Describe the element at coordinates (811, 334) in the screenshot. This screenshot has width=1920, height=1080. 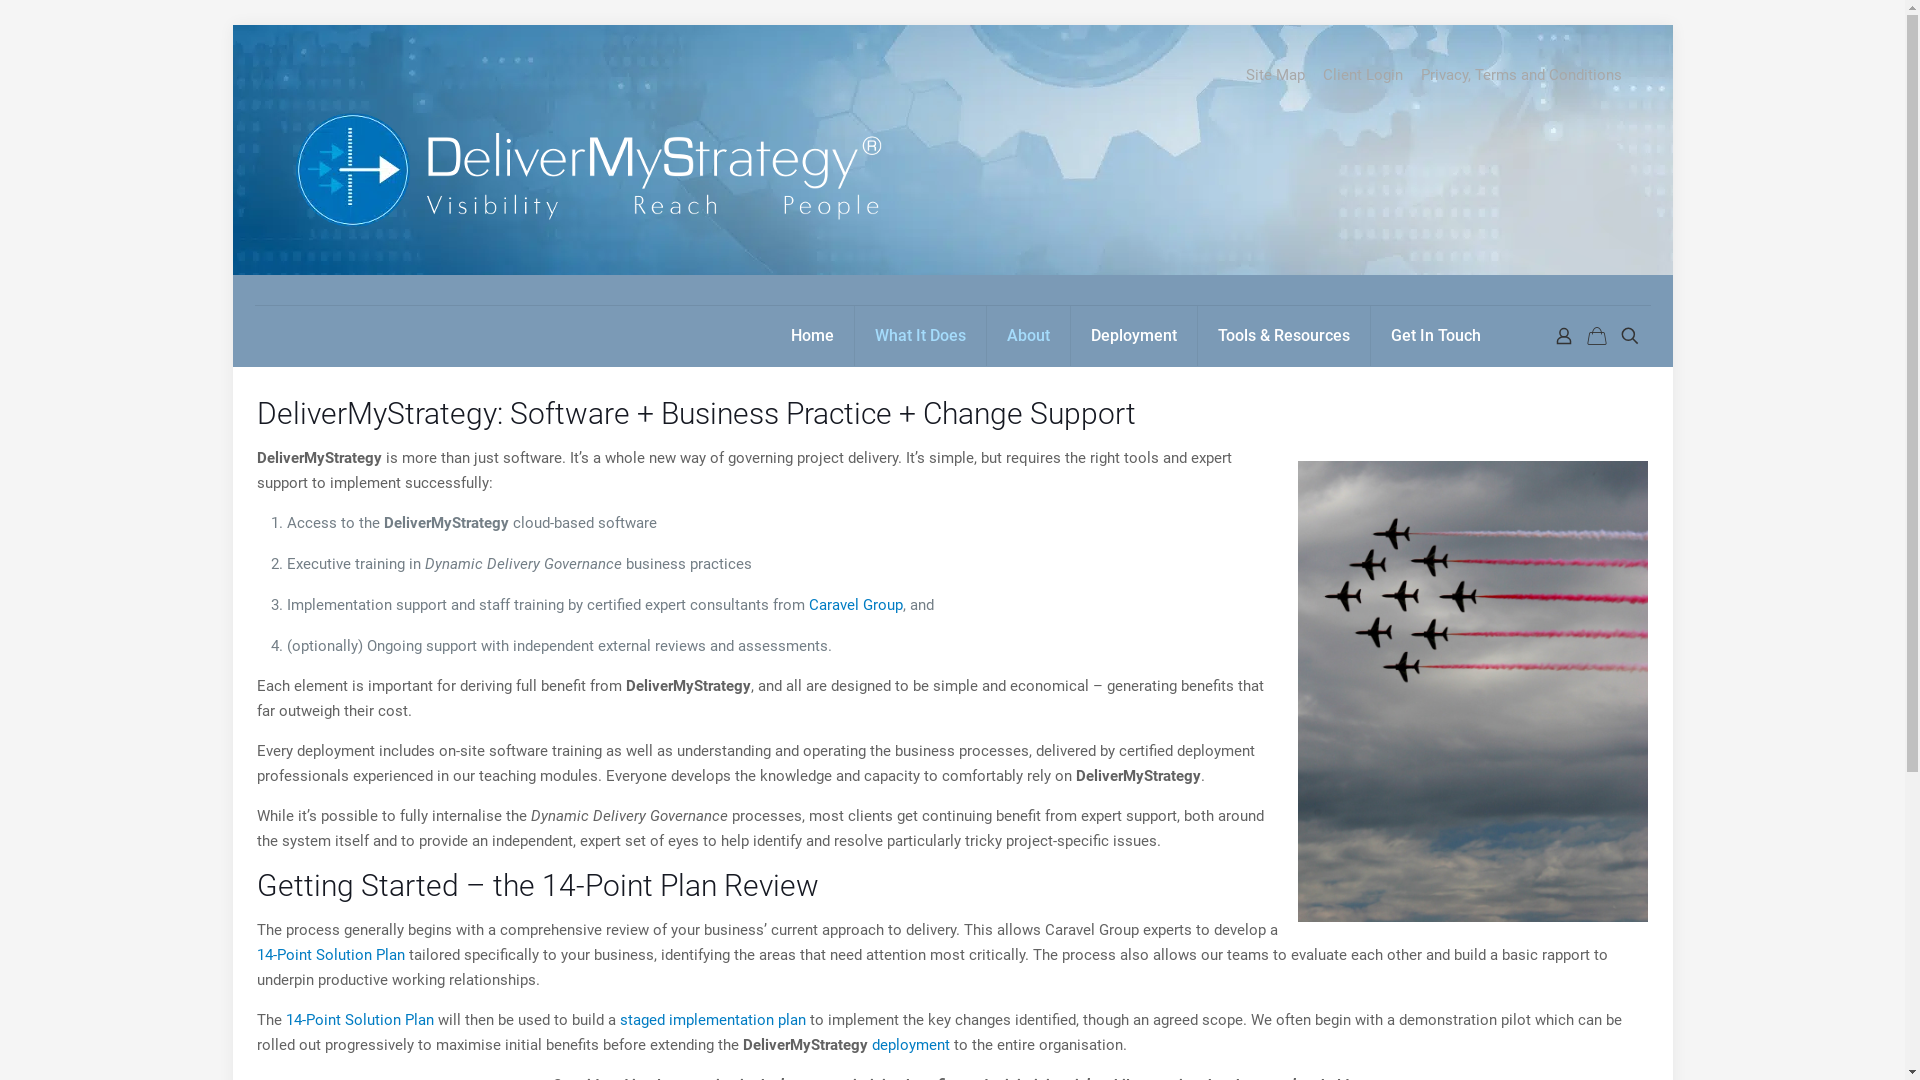
I see `'Home'` at that location.